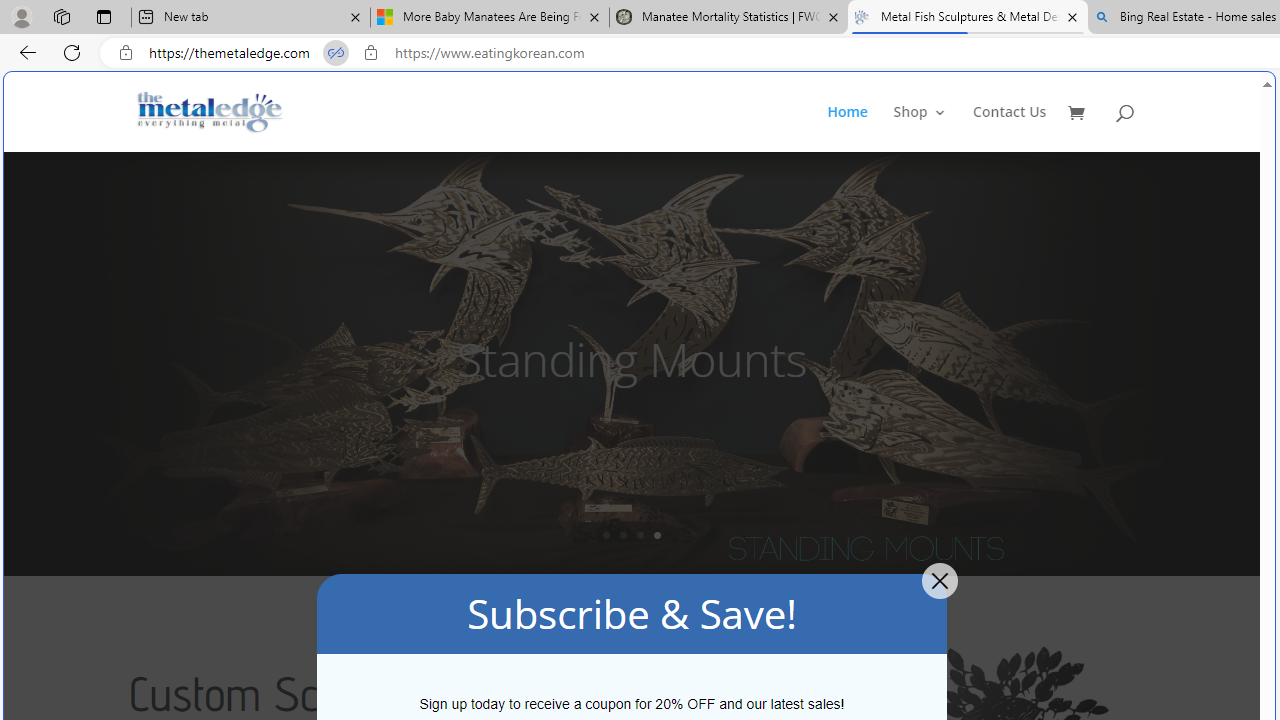 The height and width of the screenshot is (720, 1280). What do you see at coordinates (858, 128) in the screenshot?
I see `'Home'` at bounding box center [858, 128].